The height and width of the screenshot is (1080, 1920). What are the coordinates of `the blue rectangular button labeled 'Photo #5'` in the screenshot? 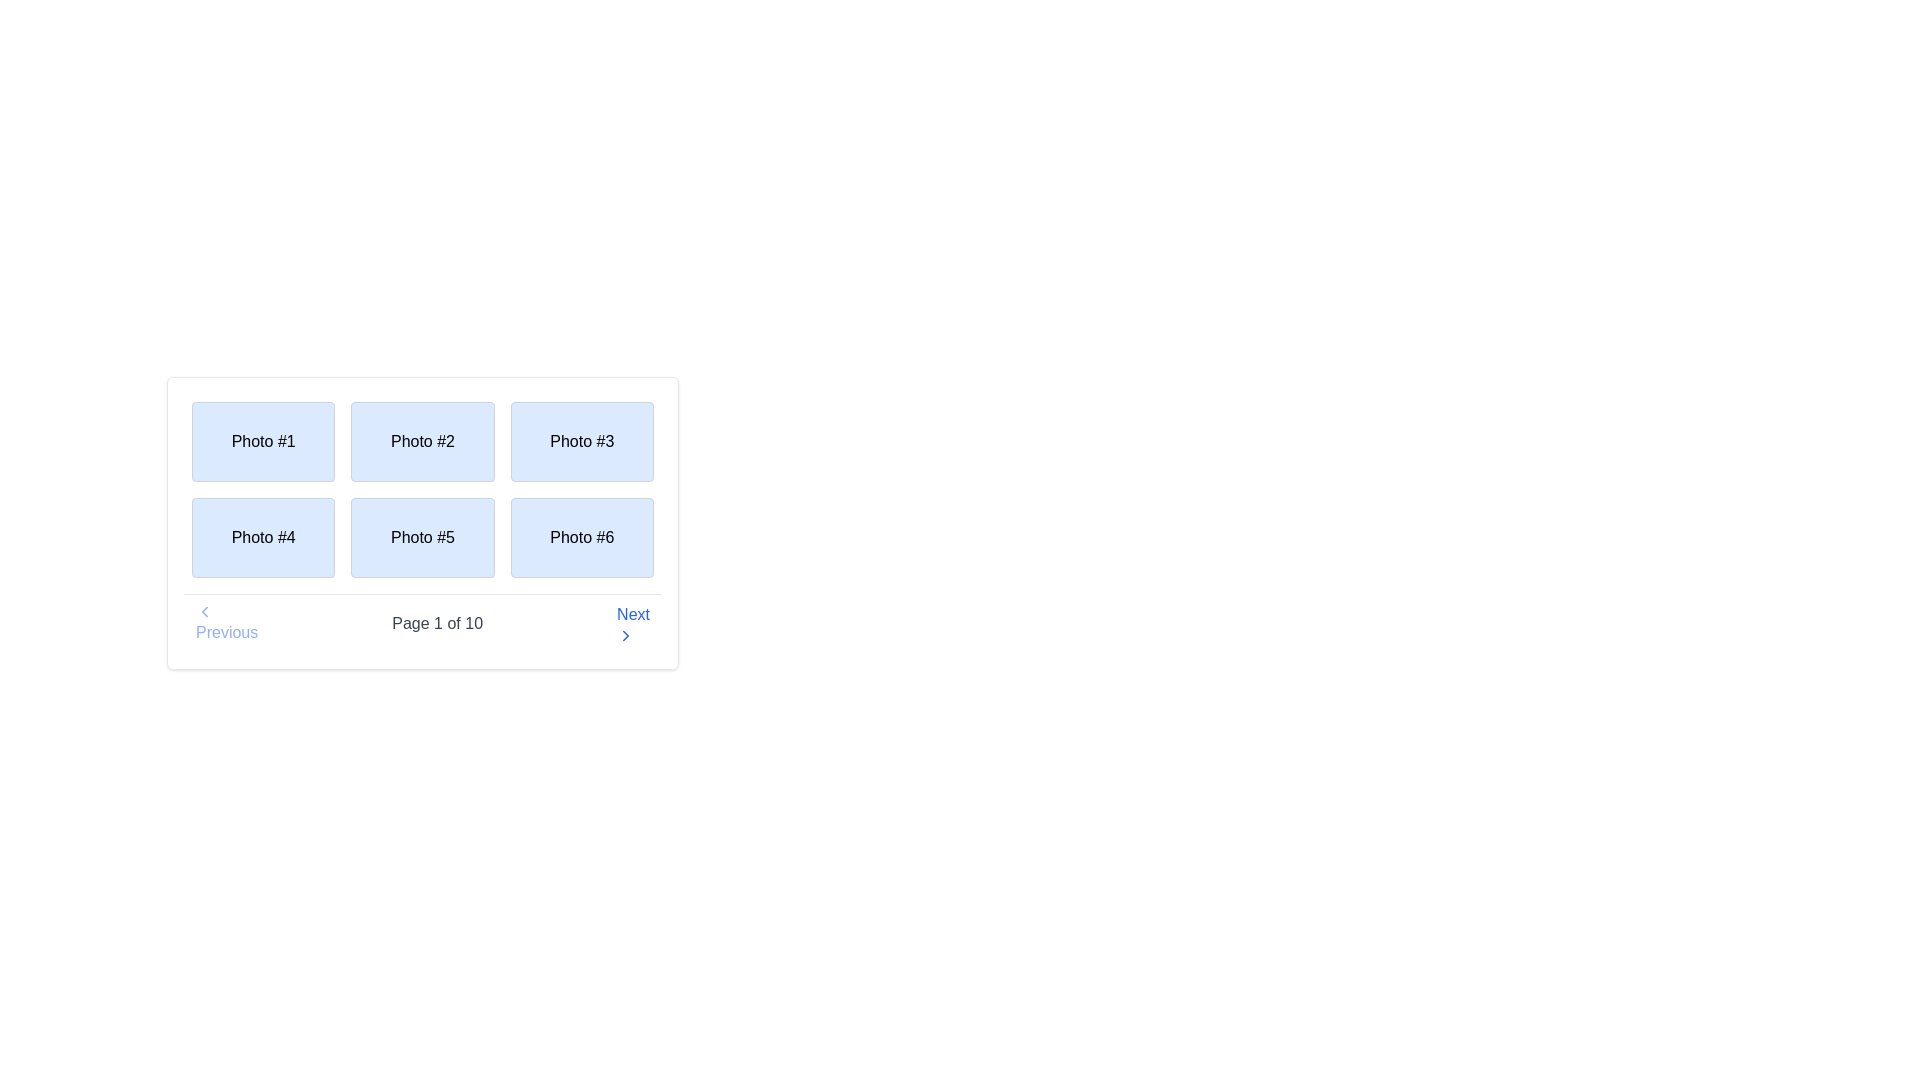 It's located at (421, 522).